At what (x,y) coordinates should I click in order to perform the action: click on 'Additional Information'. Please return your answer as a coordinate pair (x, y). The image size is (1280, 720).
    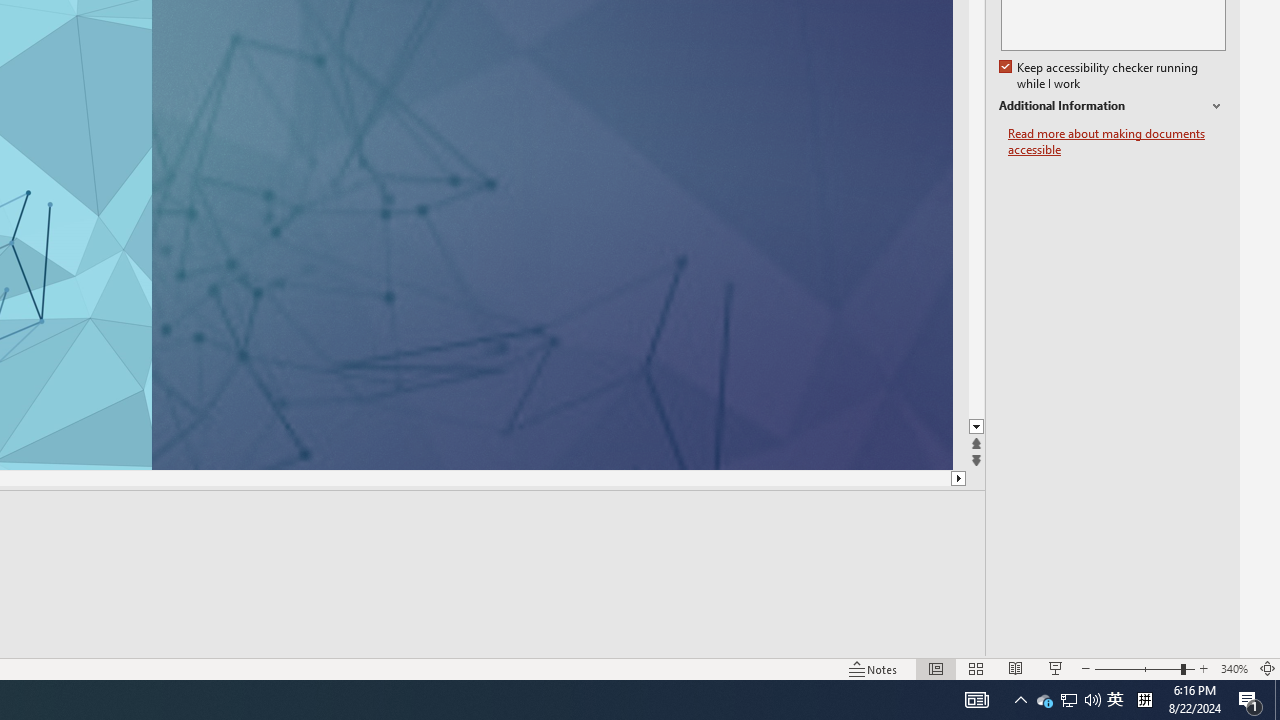
    Looking at the image, I should click on (1111, 106).